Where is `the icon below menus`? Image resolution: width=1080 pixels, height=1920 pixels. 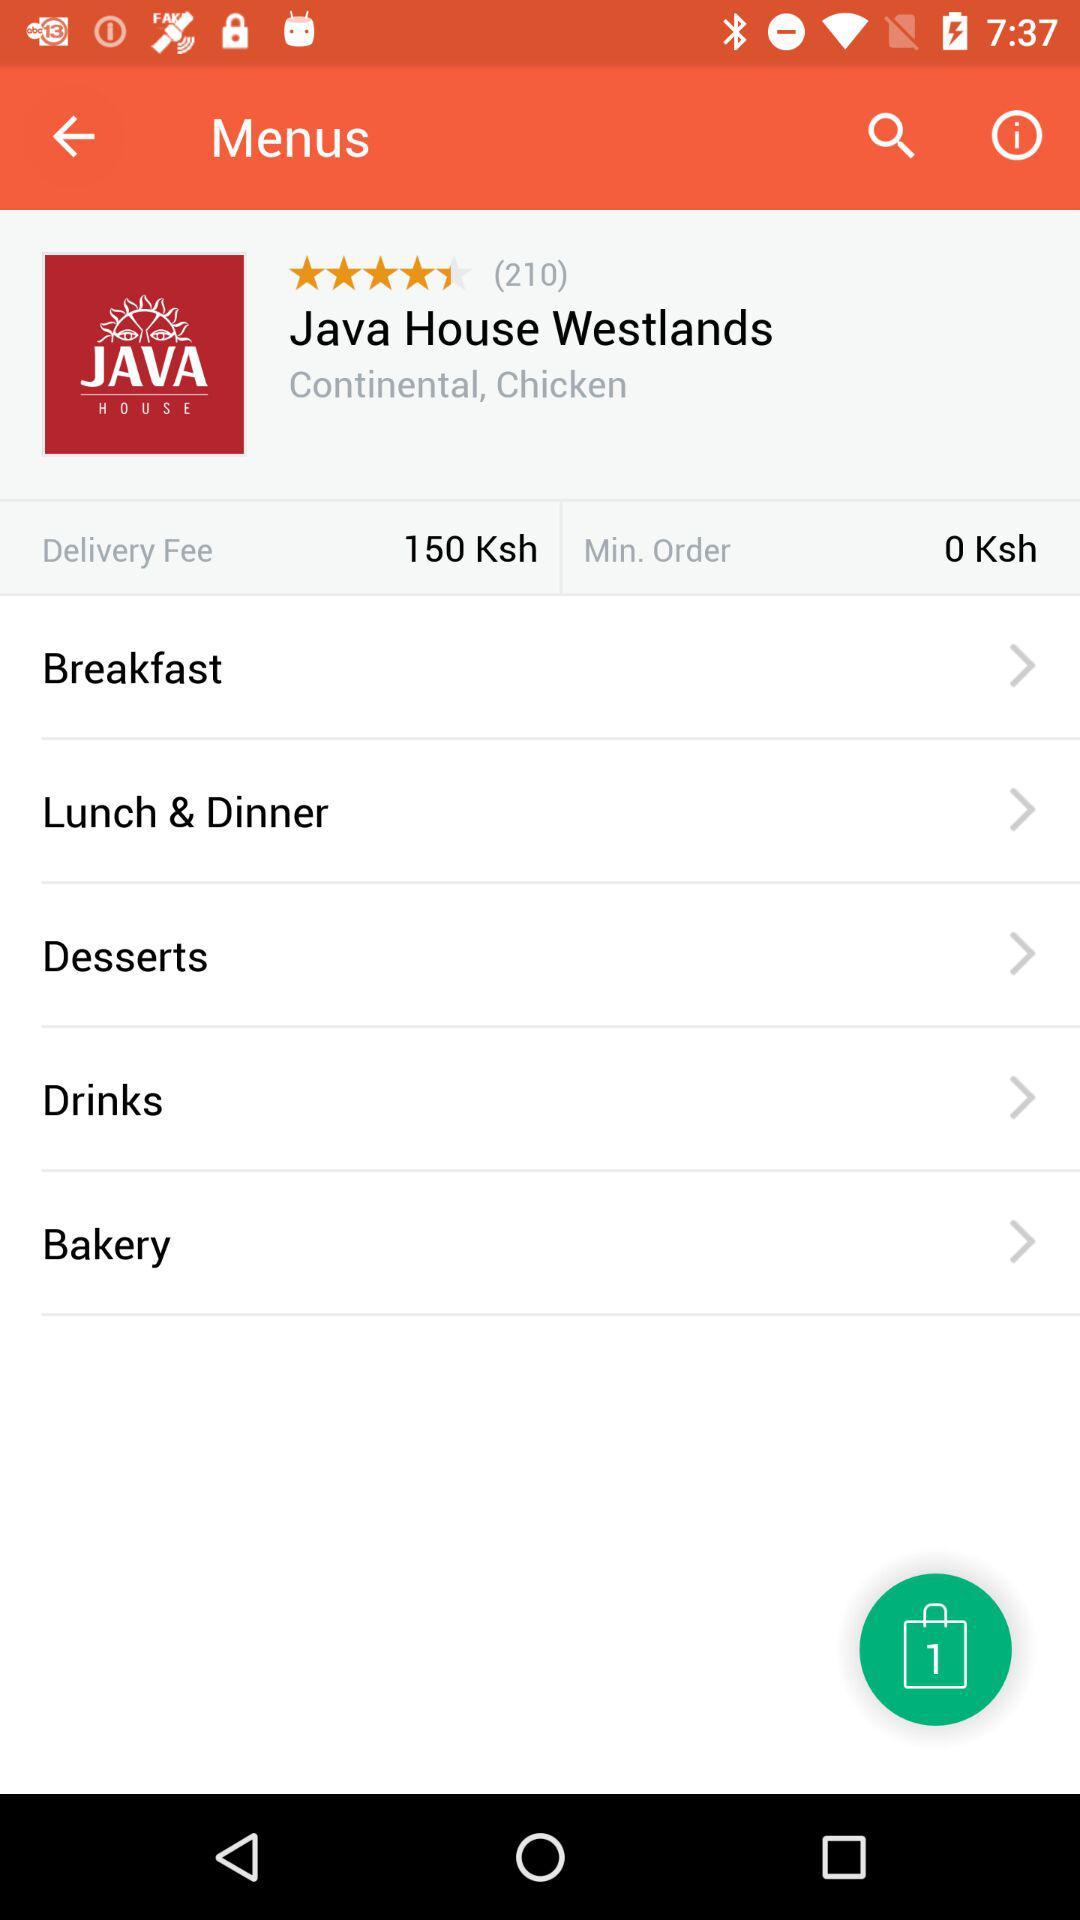
the icon below menus is located at coordinates (530, 272).